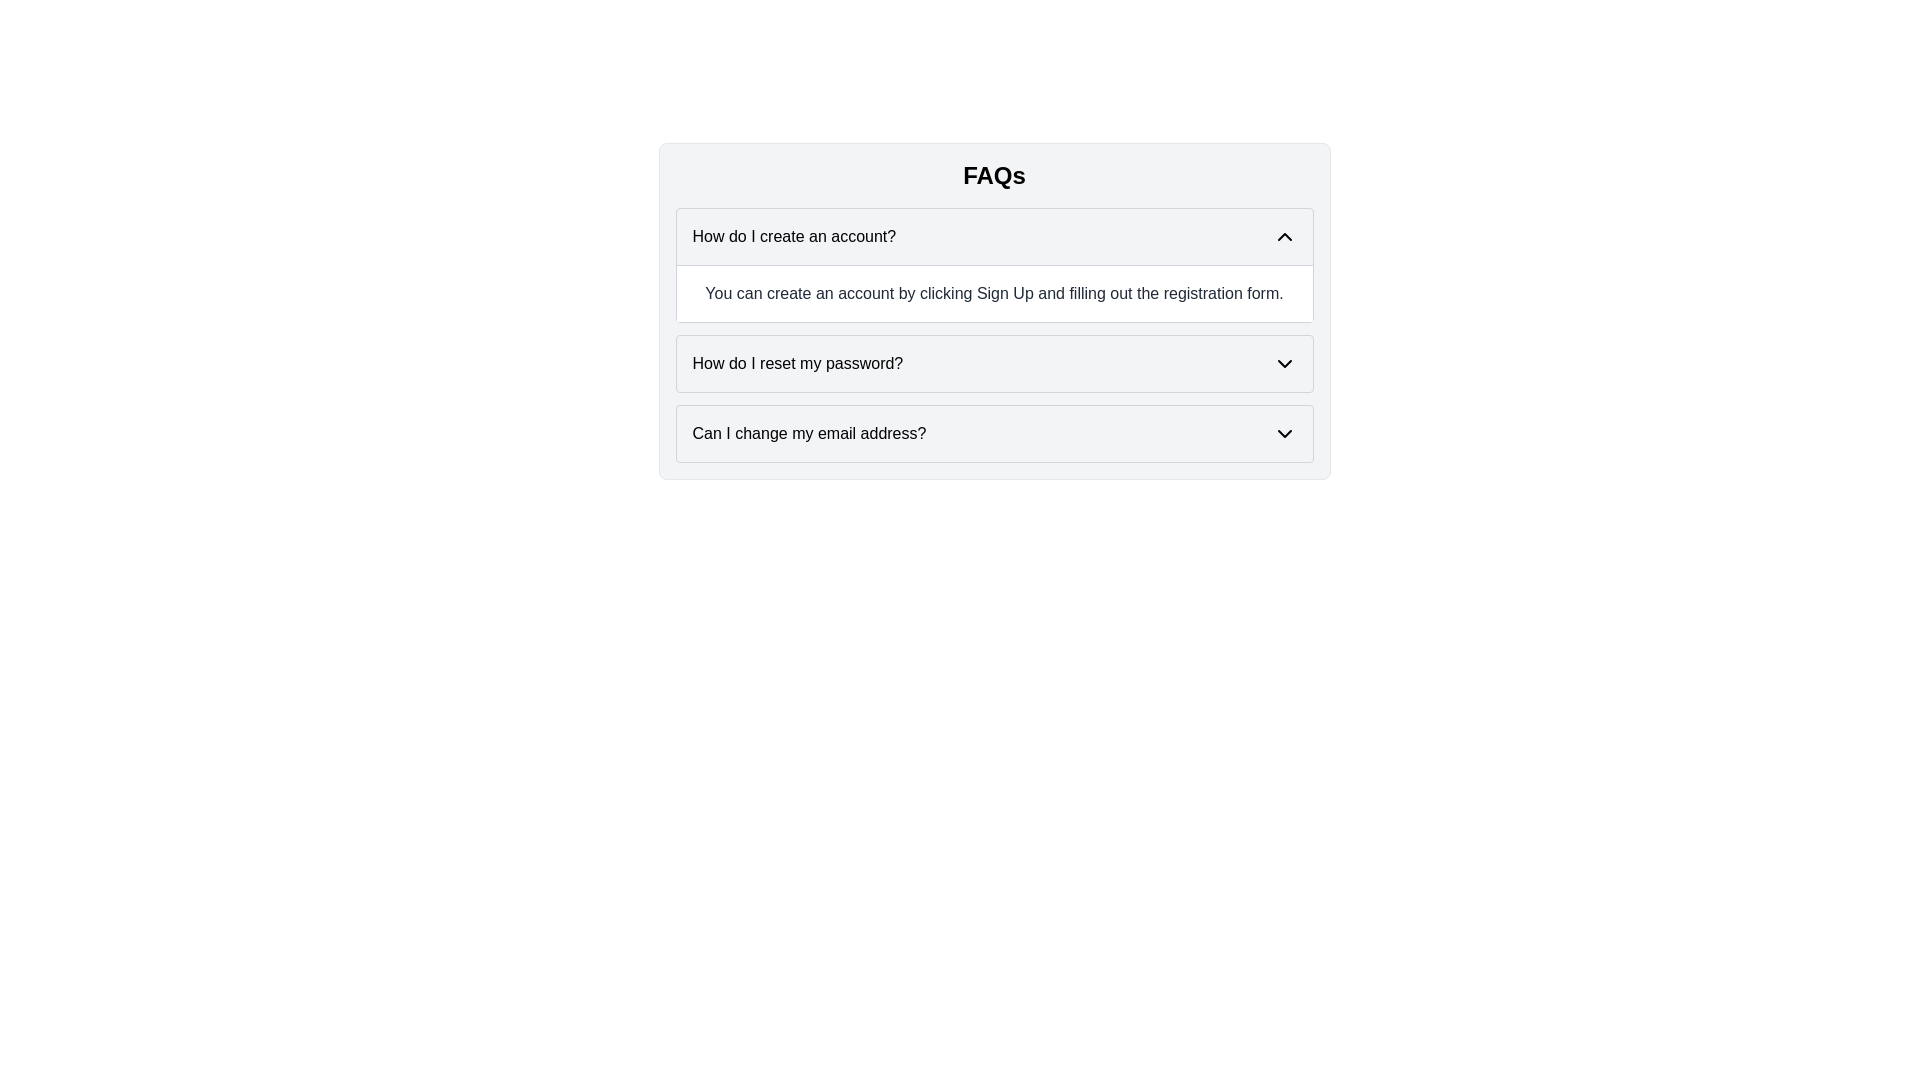 This screenshot has height=1080, width=1920. What do you see at coordinates (1284, 363) in the screenshot?
I see `the downward-pointing chevron icon at the right end of the FAQ item titled 'How do I reset my password?'` at bounding box center [1284, 363].